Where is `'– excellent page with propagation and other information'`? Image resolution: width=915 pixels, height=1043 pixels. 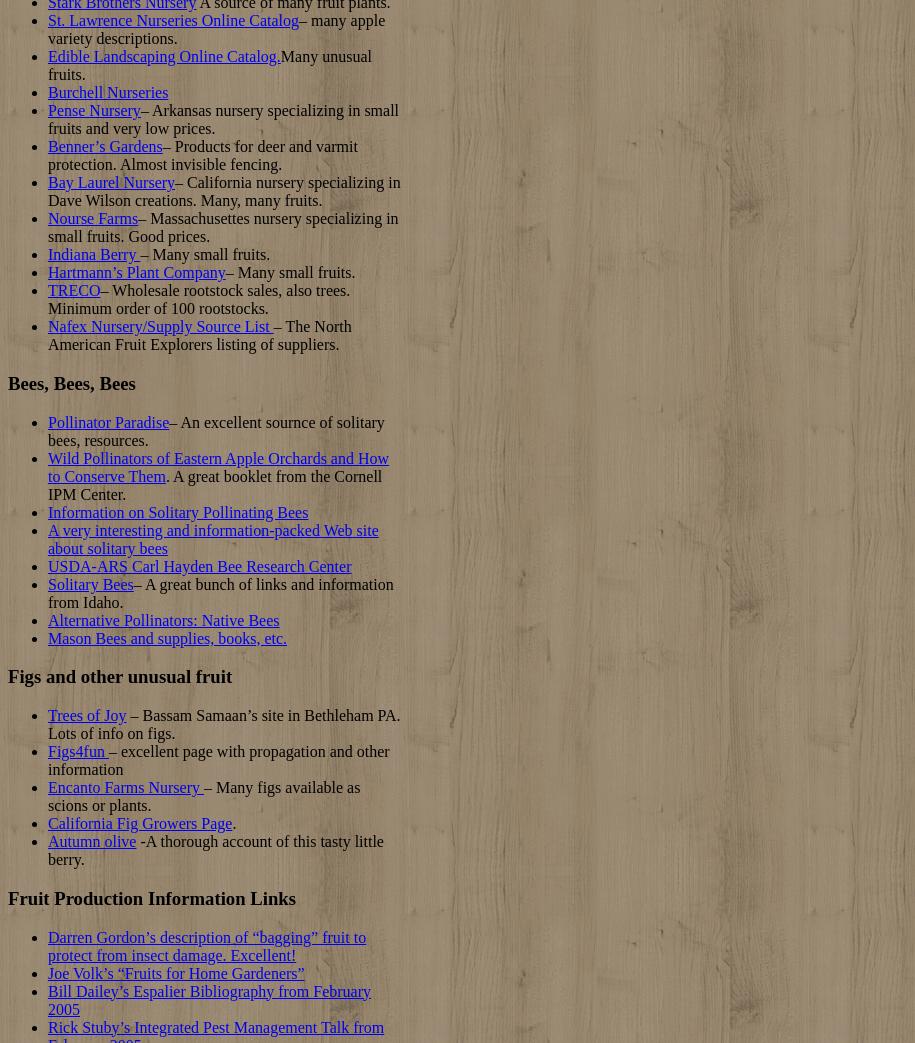
'– excellent page with propagation and other information' is located at coordinates (48, 759).